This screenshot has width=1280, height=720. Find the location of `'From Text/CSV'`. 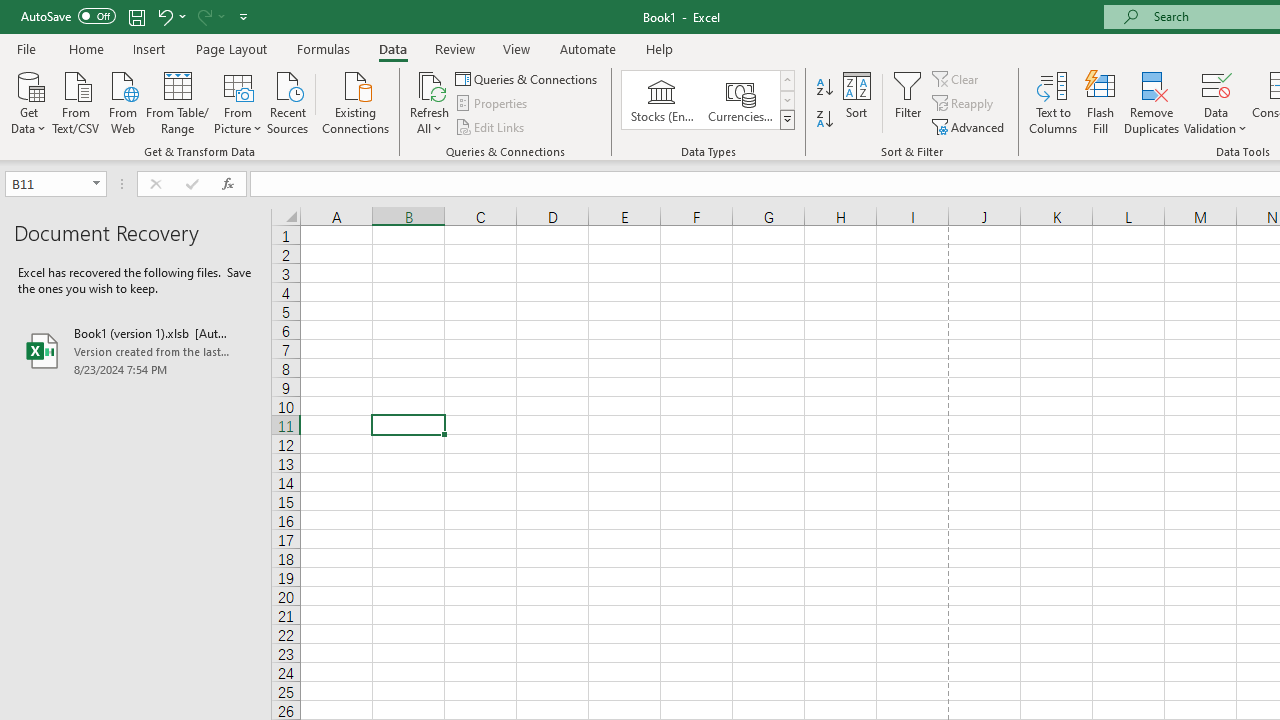

'From Text/CSV' is located at coordinates (76, 101).